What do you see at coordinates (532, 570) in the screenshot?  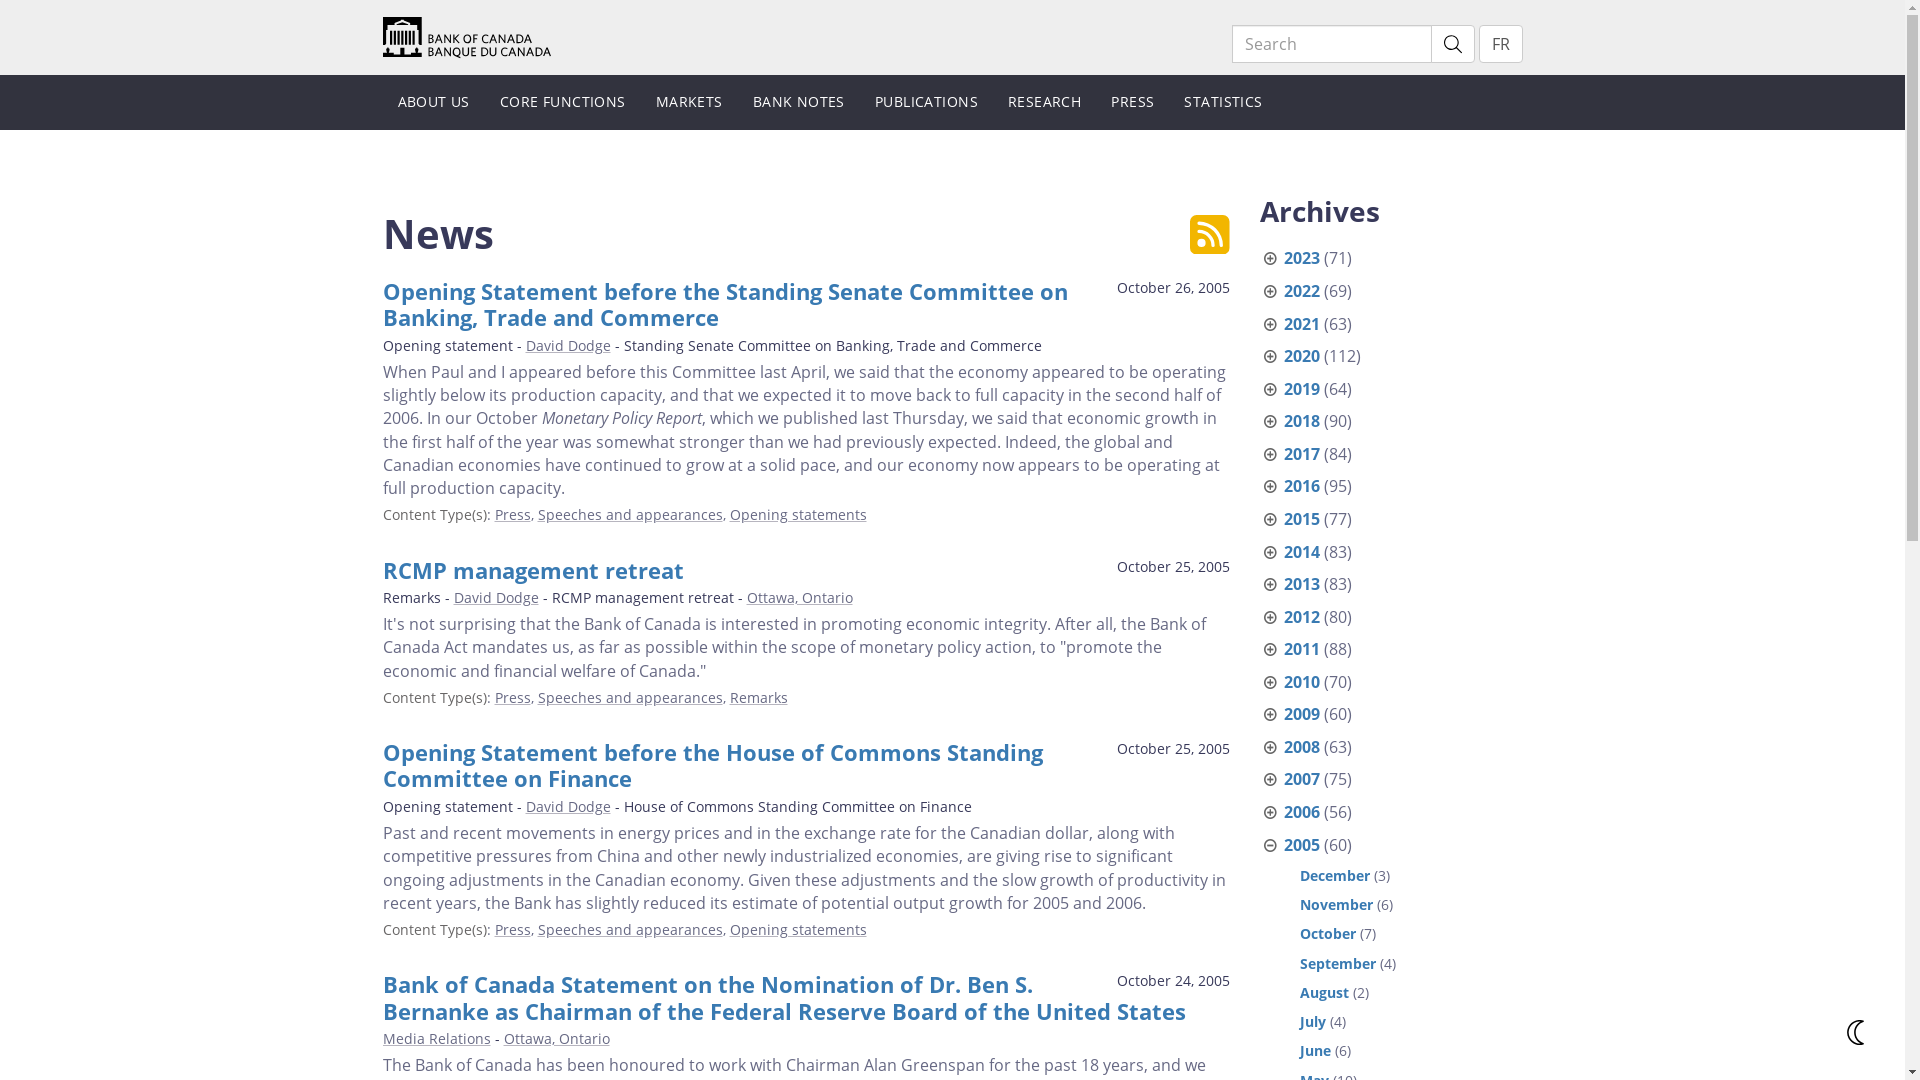 I see `'RCMP management retreat'` at bounding box center [532, 570].